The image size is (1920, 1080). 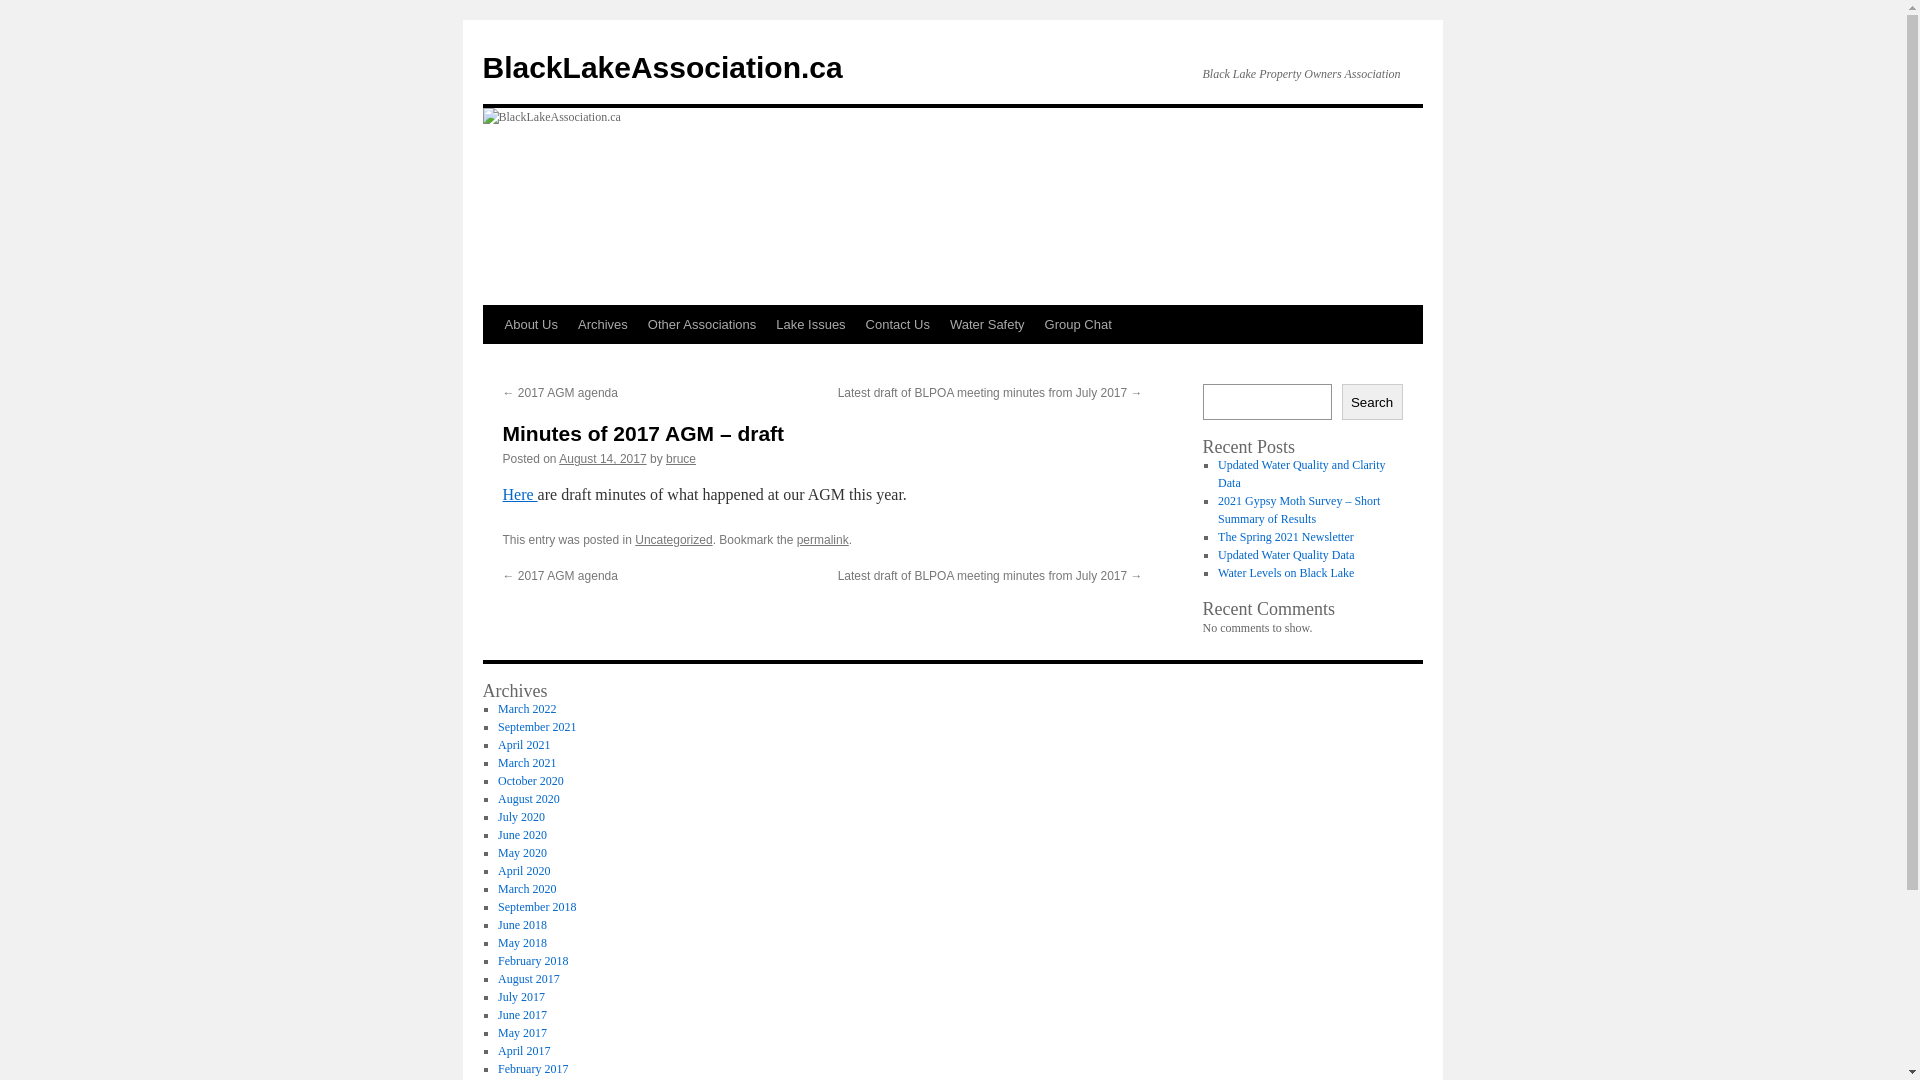 I want to click on 'August 2017', so click(x=528, y=978).